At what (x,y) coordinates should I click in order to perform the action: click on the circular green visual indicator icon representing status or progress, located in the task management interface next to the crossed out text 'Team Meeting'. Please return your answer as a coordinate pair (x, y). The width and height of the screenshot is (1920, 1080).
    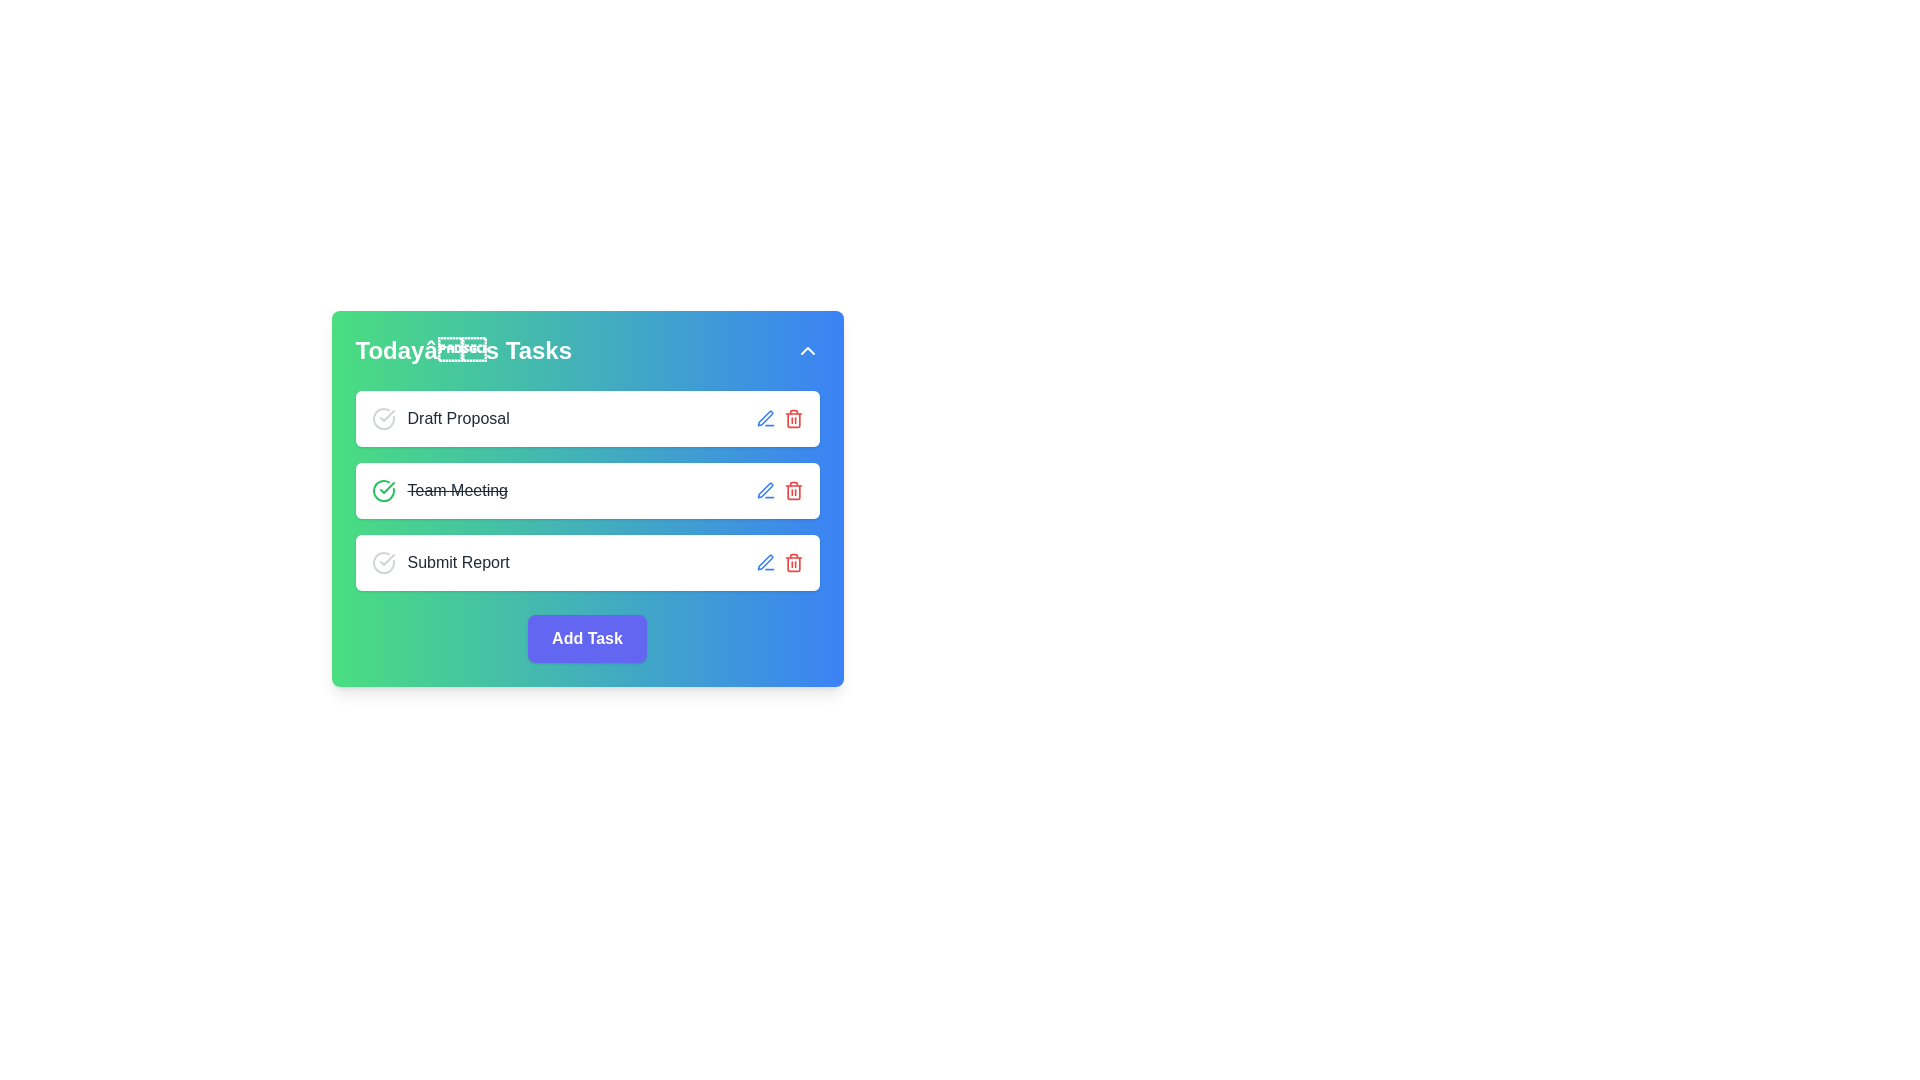
    Looking at the image, I should click on (383, 490).